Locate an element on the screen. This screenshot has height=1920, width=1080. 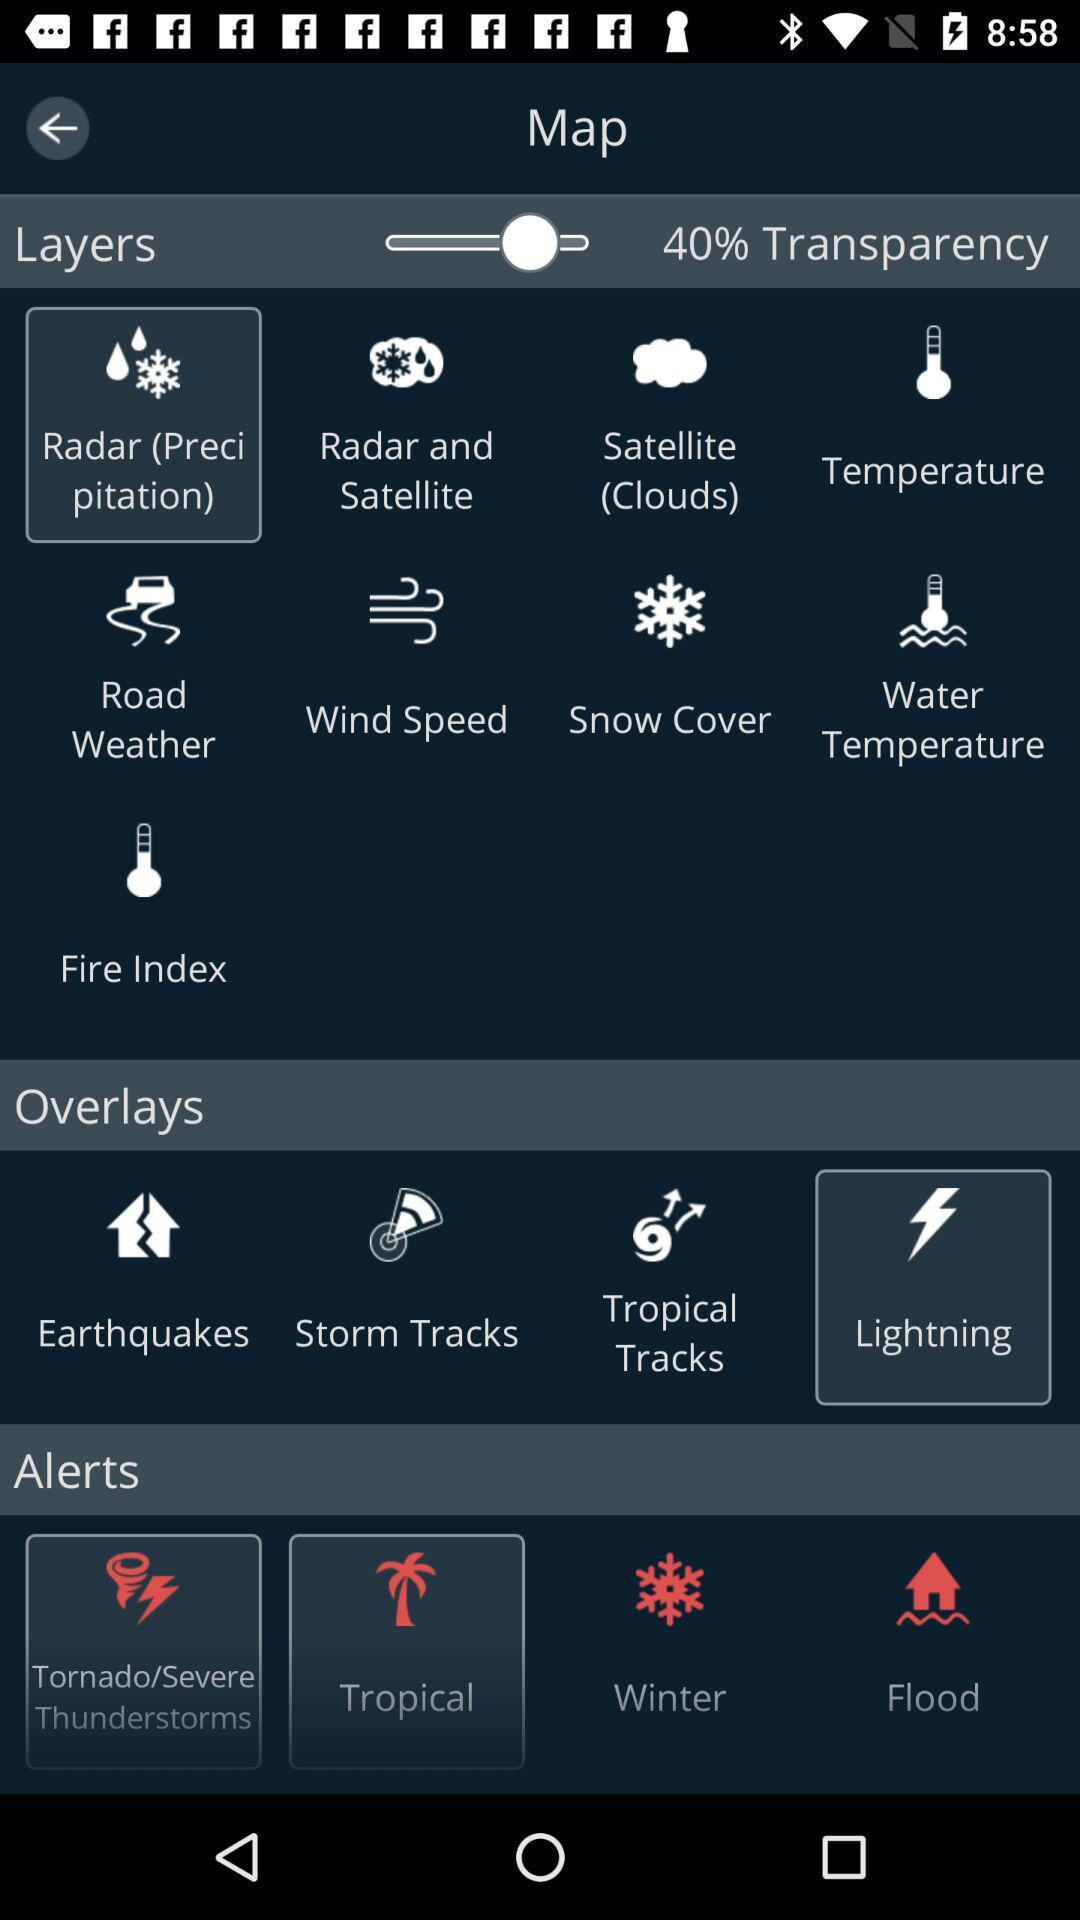
the arrow_backward icon is located at coordinates (56, 127).